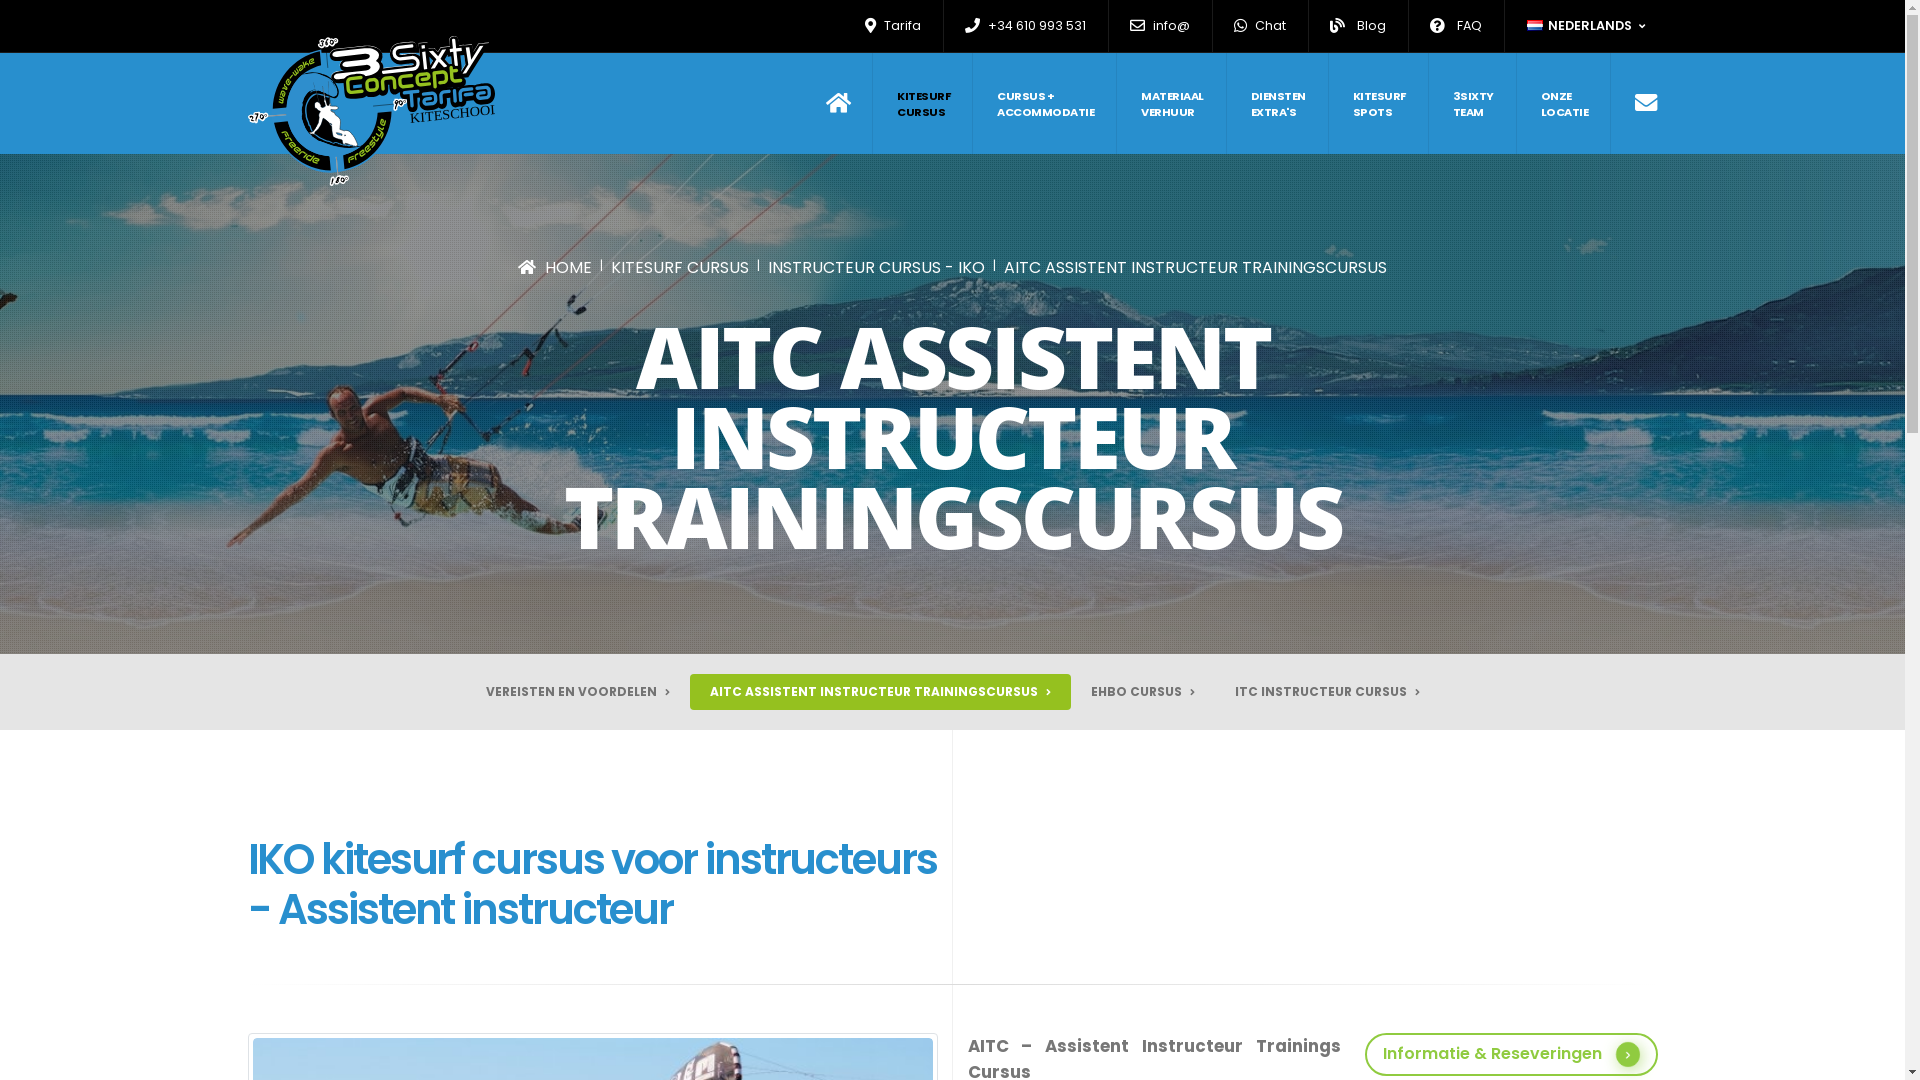  What do you see at coordinates (1258, 26) in the screenshot?
I see `'Chat'` at bounding box center [1258, 26].